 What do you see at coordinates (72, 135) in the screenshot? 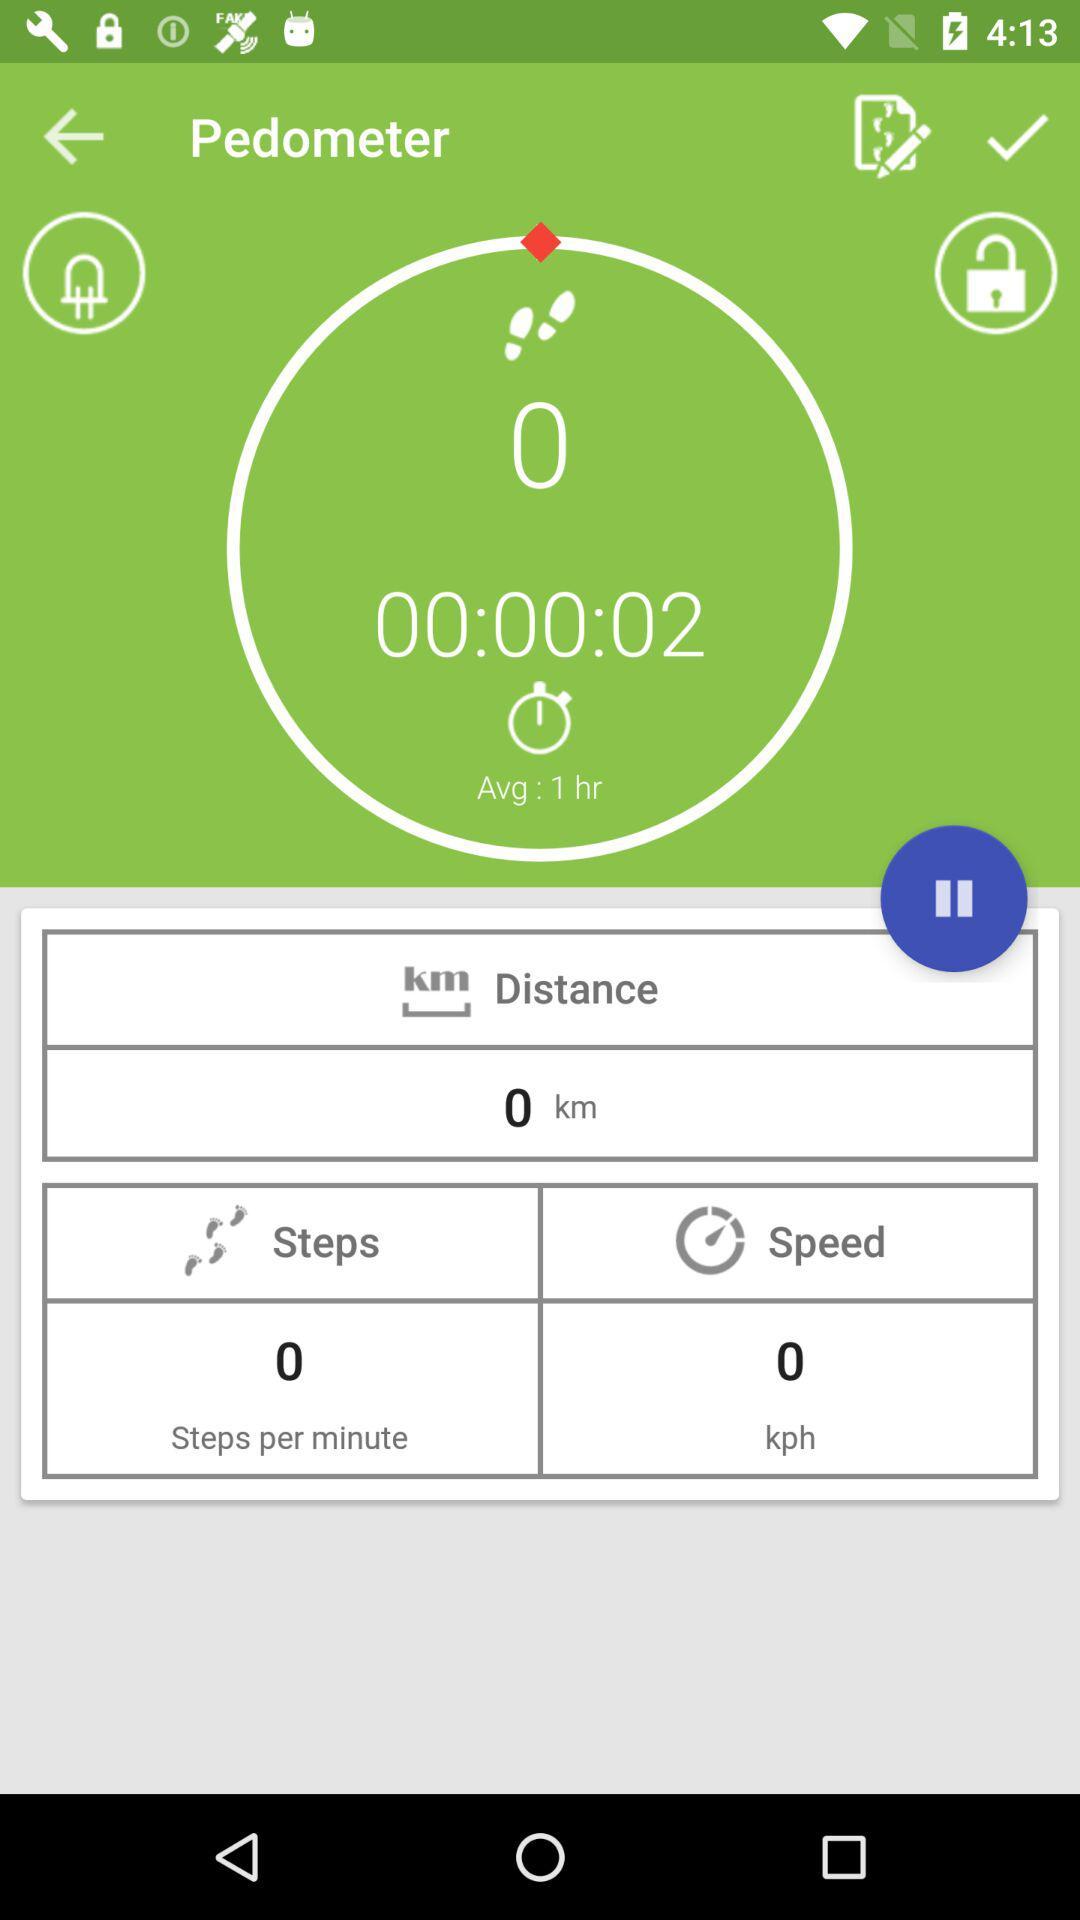
I see `icon above the 0 item` at bounding box center [72, 135].